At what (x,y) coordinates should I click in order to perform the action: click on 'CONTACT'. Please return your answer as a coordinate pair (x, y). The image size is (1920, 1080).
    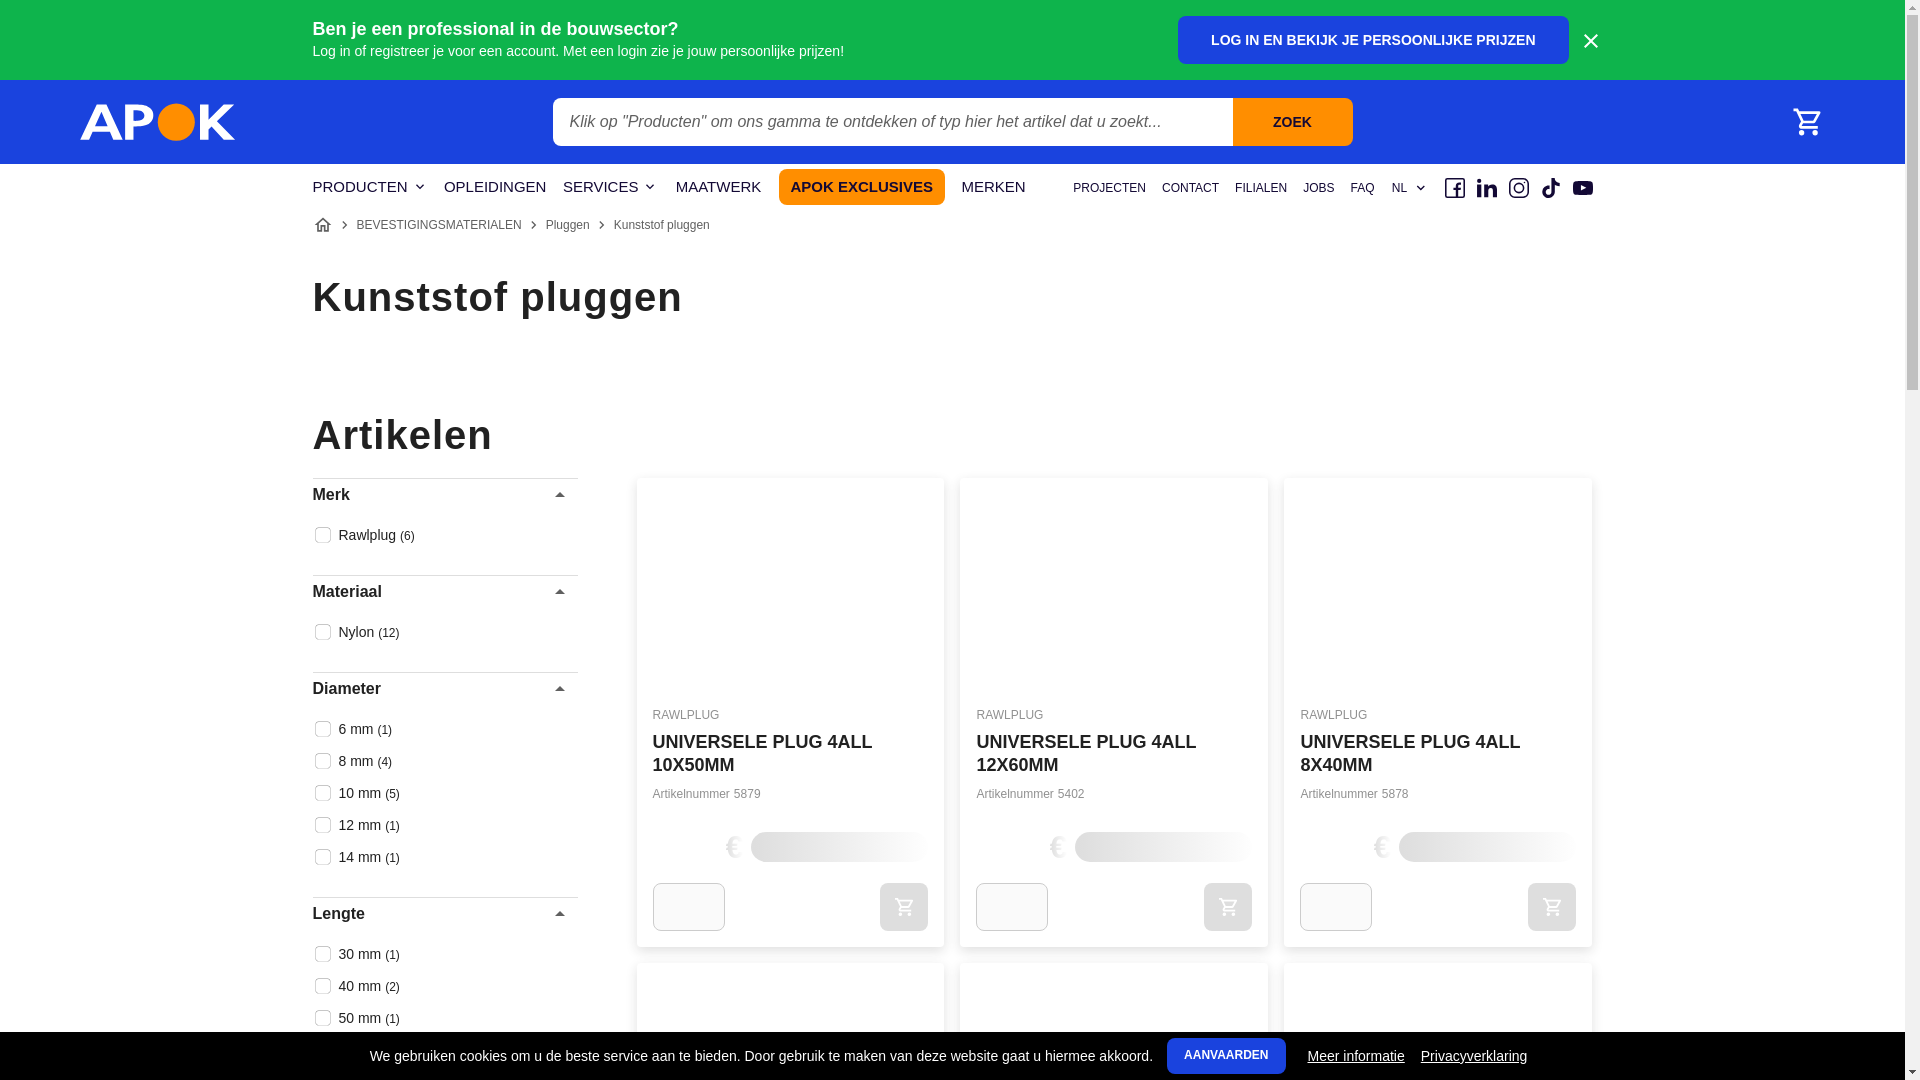
    Looking at the image, I should click on (1190, 188).